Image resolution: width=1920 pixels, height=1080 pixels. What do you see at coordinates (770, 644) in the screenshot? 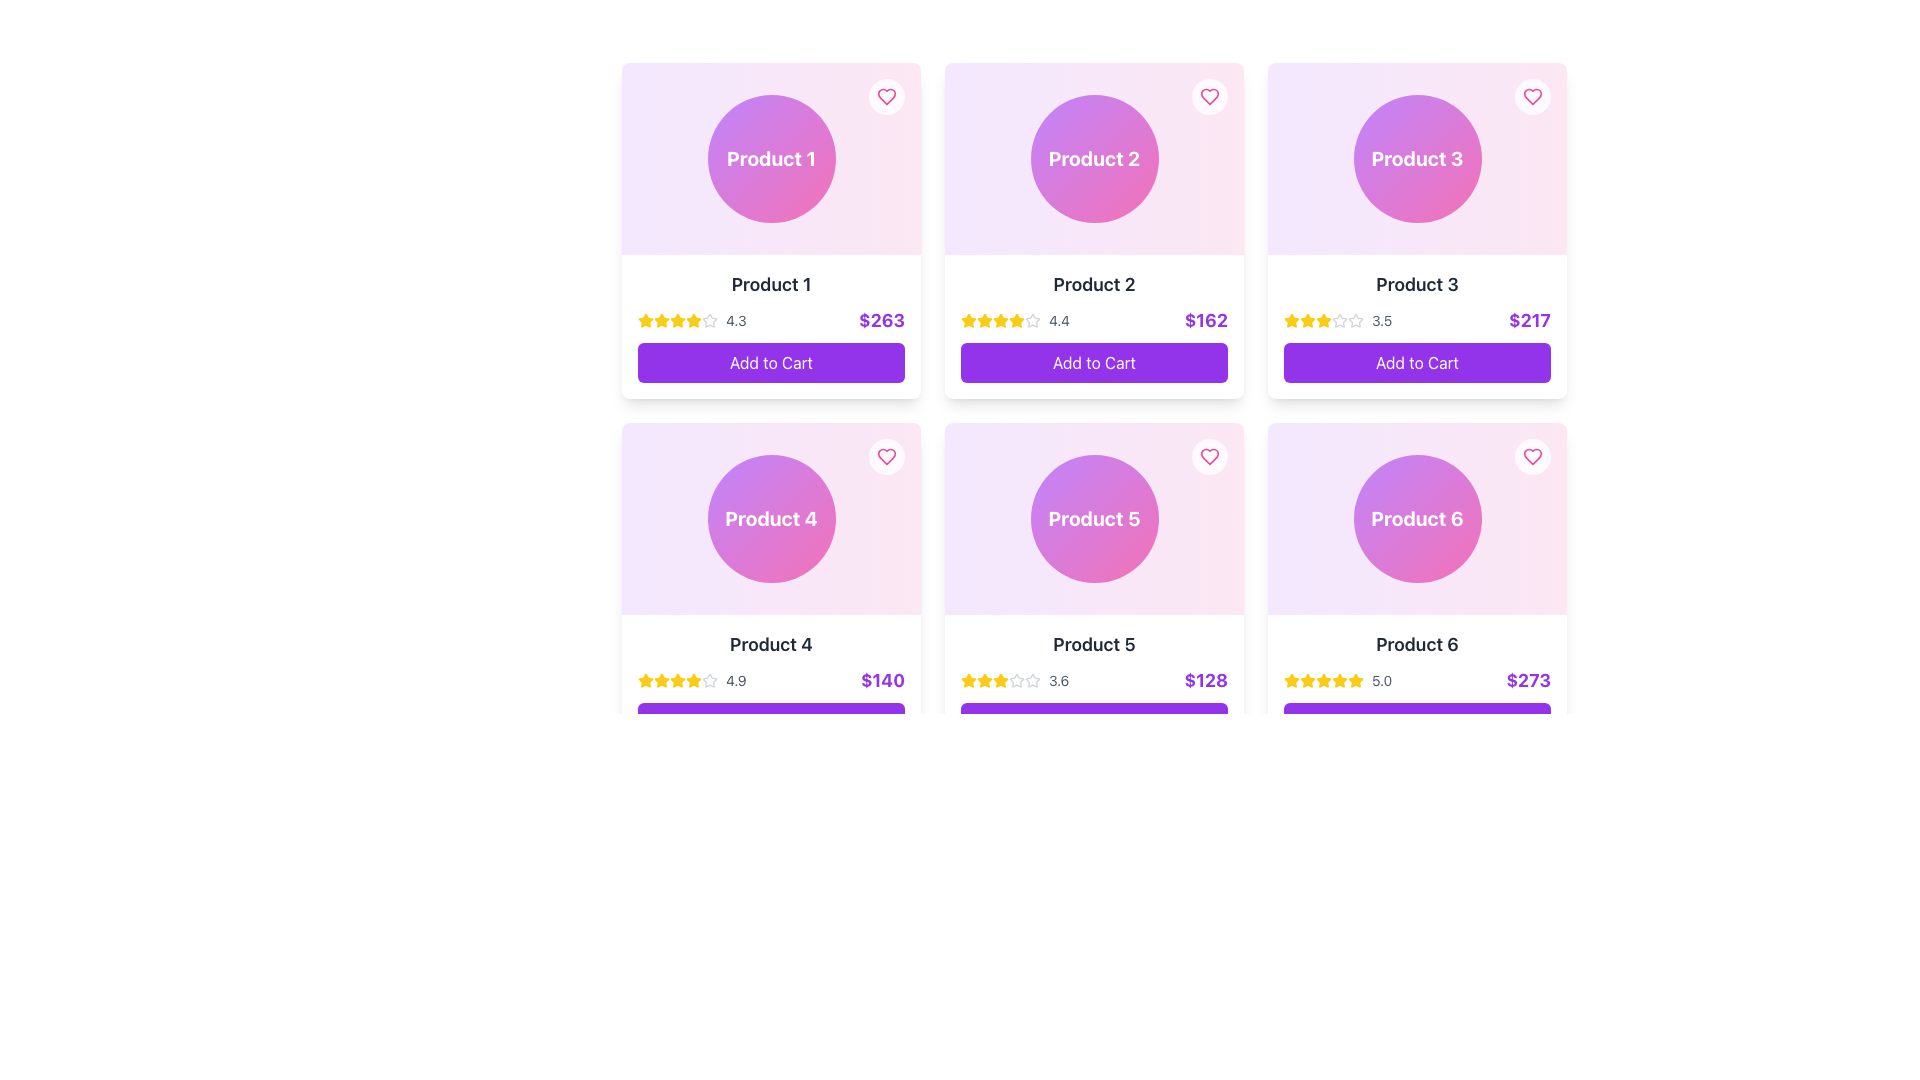
I see `the static text label serving as a title or label for the product presented in its card, located in the second row, first column of the product grid` at bounding box center [770, 644].